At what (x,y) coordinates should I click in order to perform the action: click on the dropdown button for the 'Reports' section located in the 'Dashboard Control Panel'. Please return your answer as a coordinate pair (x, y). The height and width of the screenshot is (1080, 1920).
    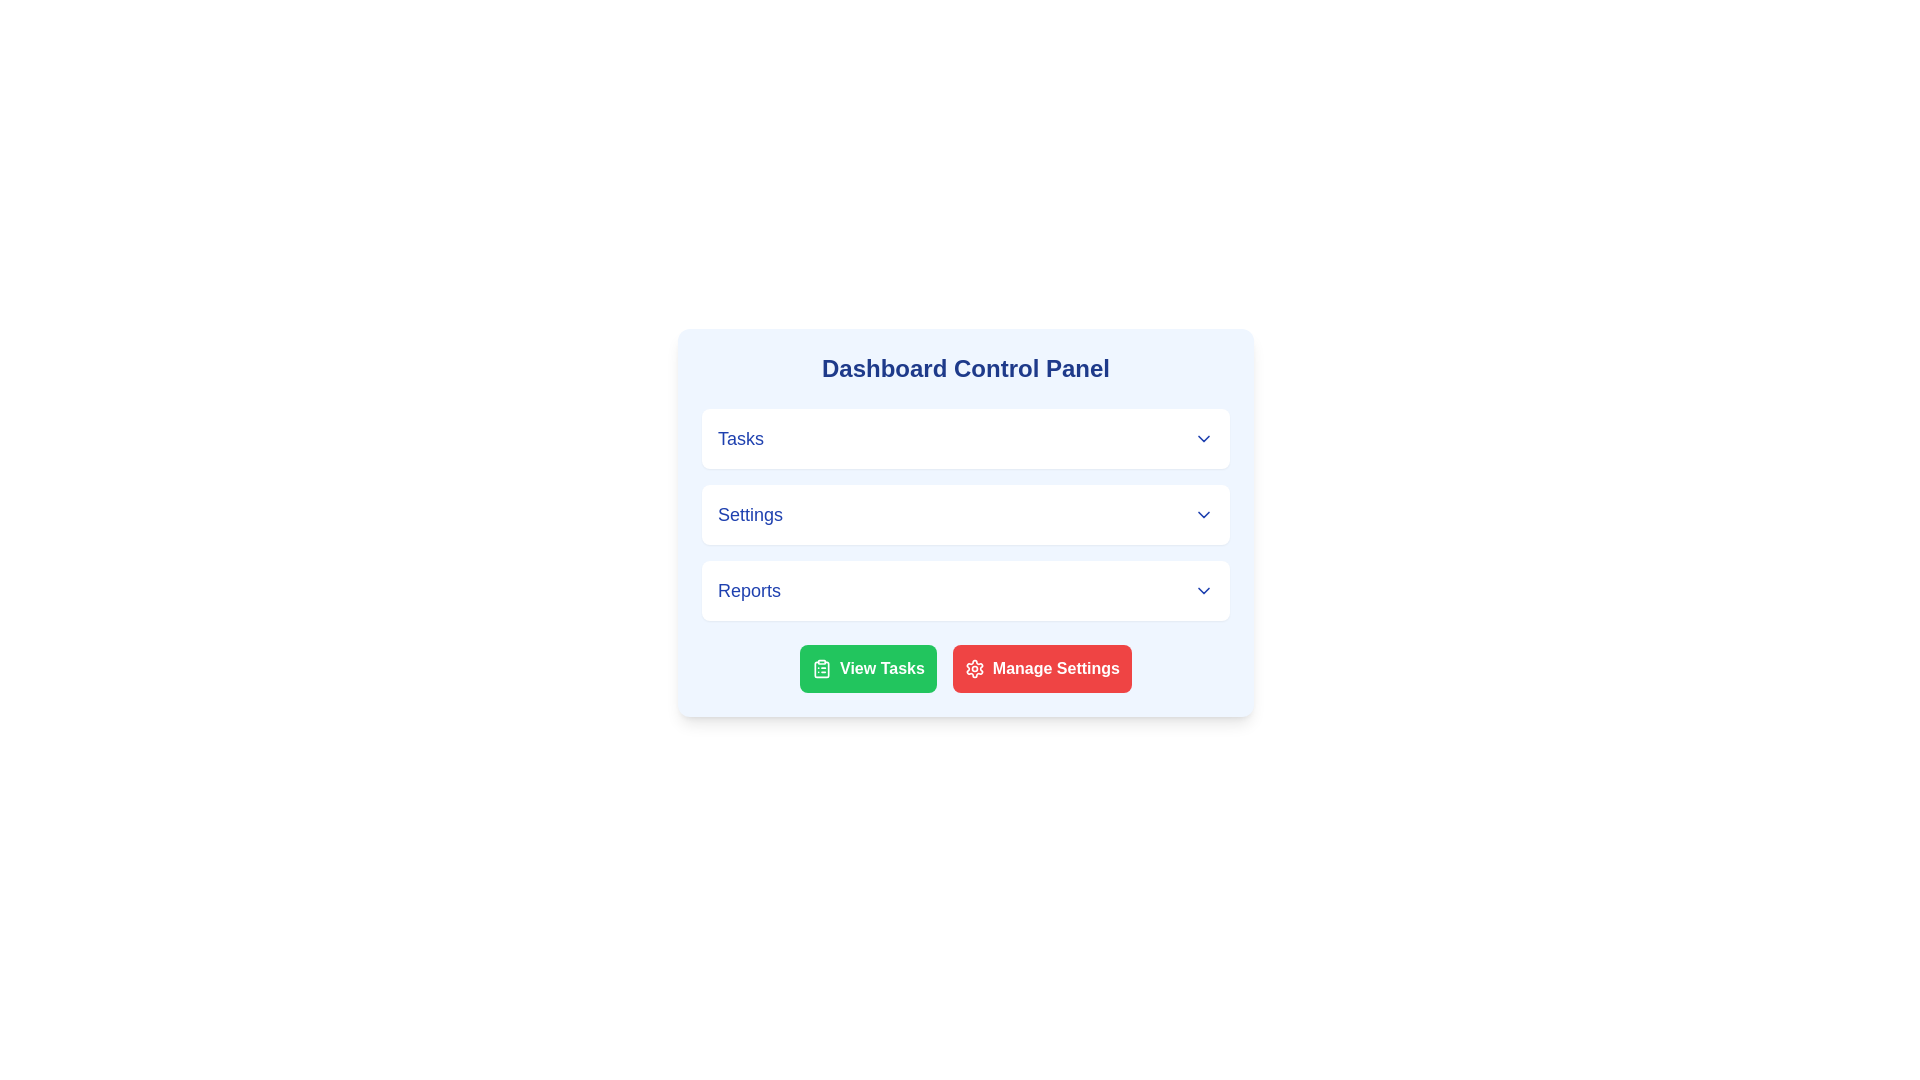
    Looking at the image, I should click on (965, 589).